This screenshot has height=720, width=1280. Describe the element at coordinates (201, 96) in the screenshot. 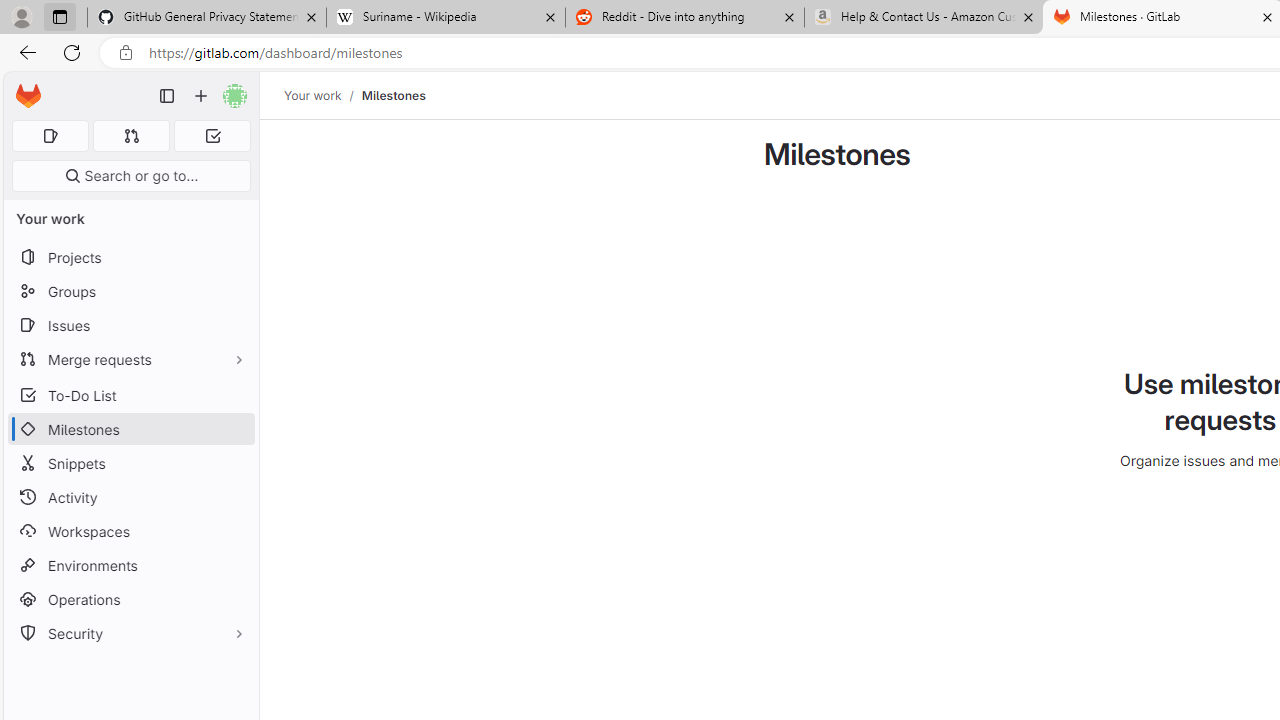

I see `'Create new...'` at that location.